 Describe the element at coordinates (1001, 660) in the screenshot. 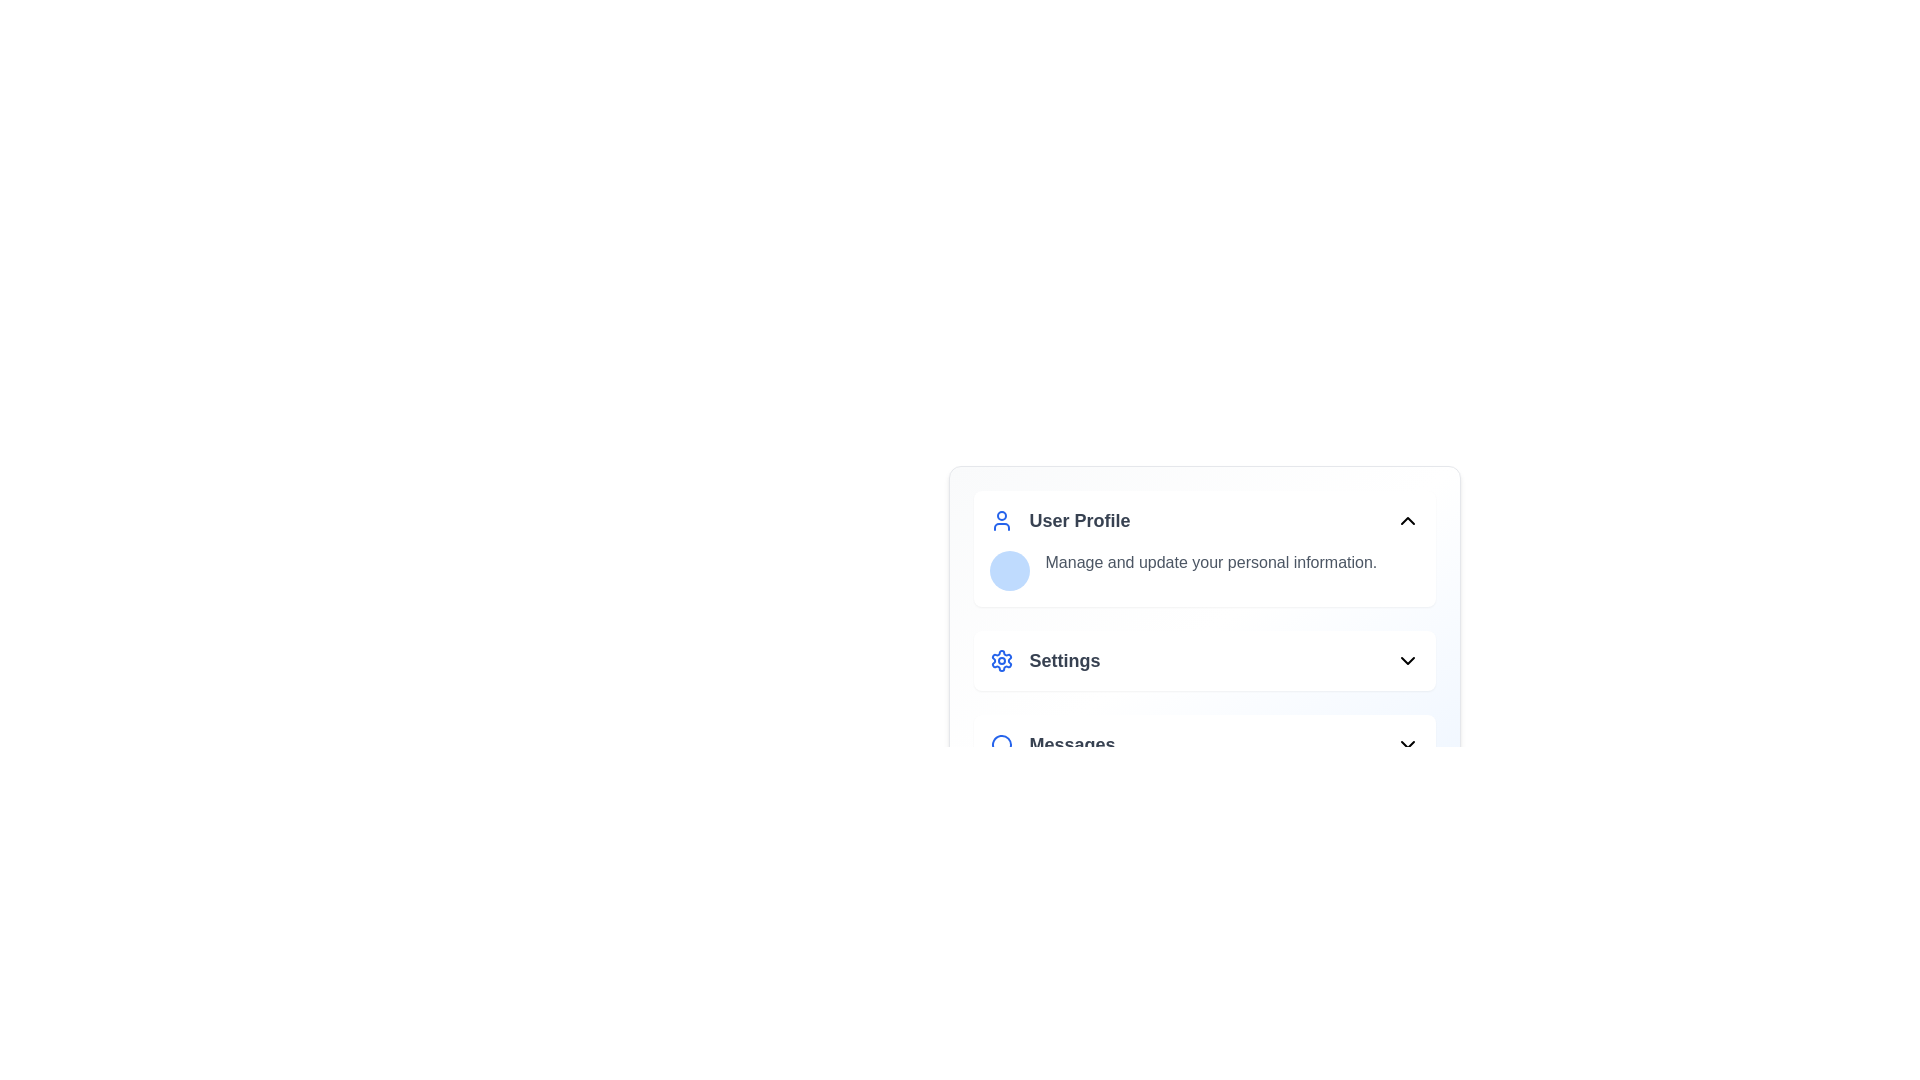

I see `the gear icon located to the left of the 'Settings' text` at that location.